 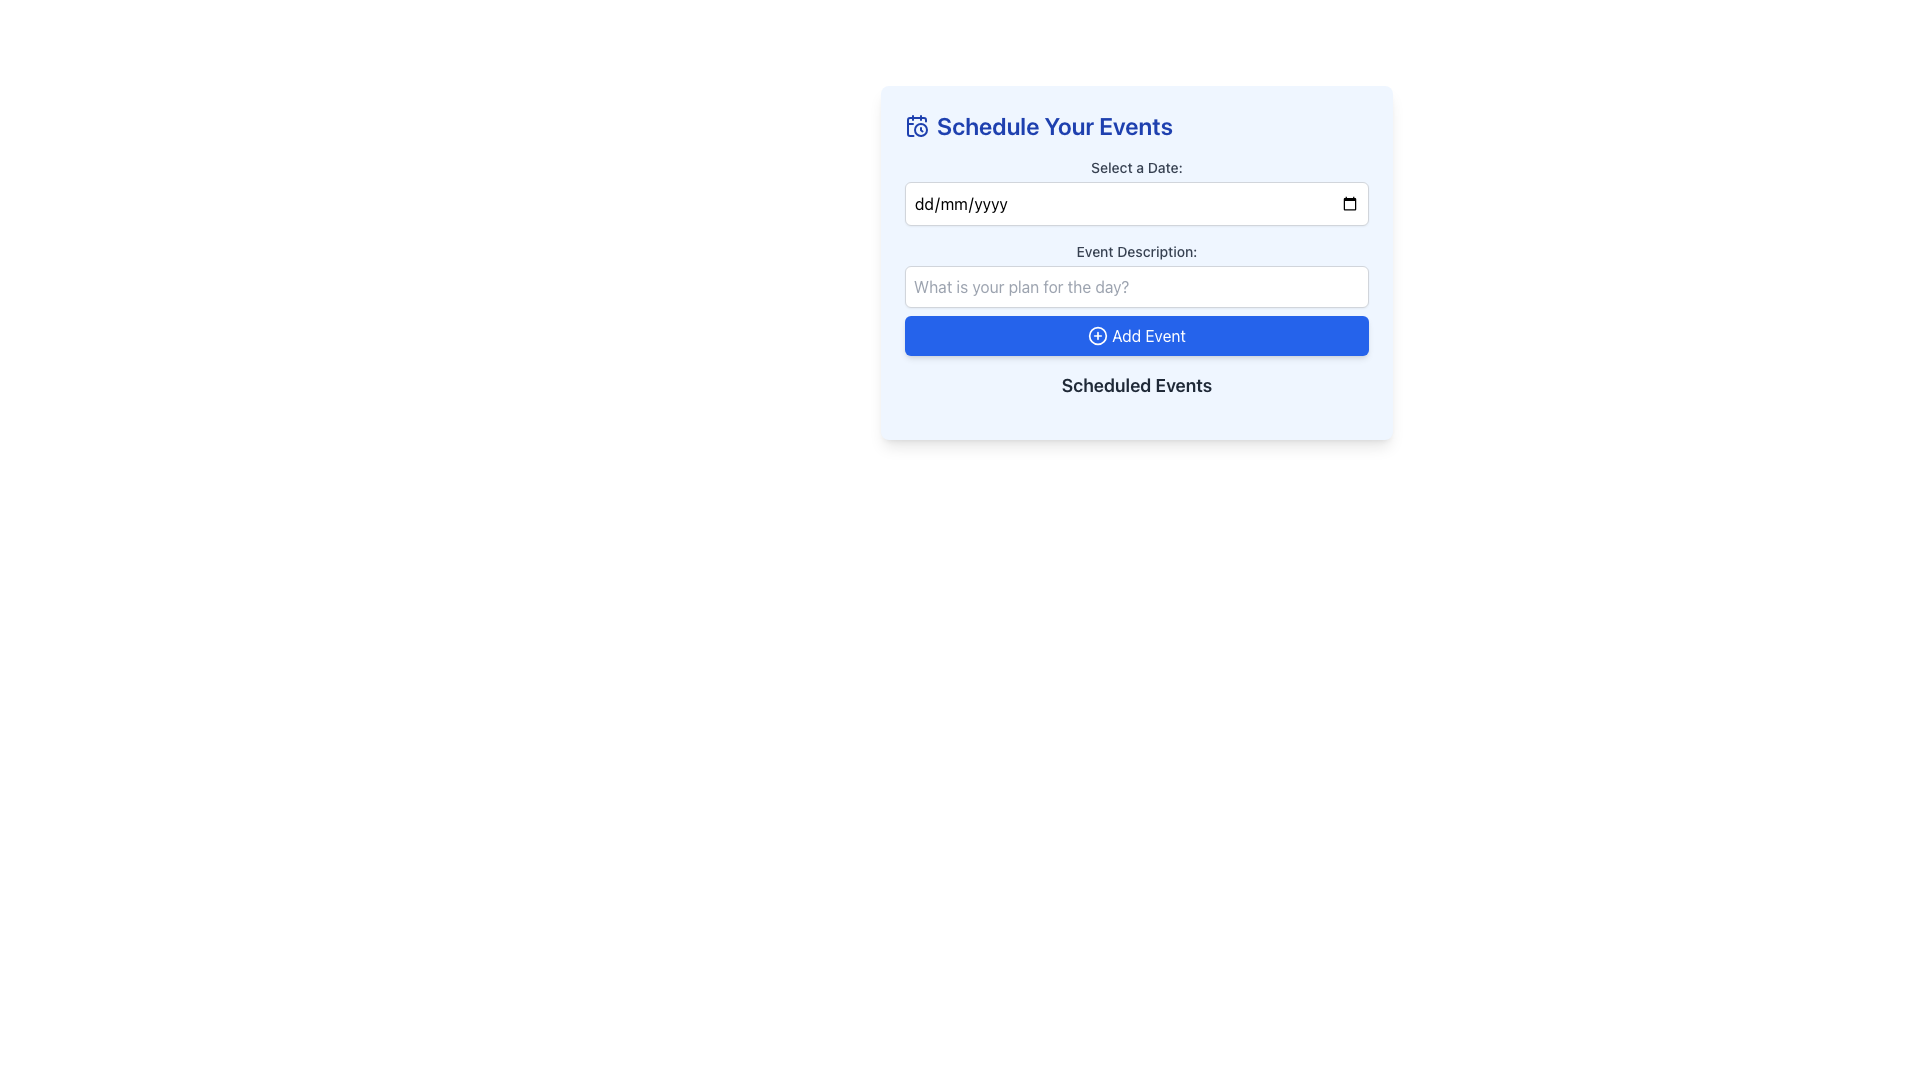 What do you see at coordinates (1097, 334) in the screenshot?
I see `the addition icon located inside the 'Add Event' button, which is positioned below the 'Event Description' text input field` at bounding box center [1097, 334].